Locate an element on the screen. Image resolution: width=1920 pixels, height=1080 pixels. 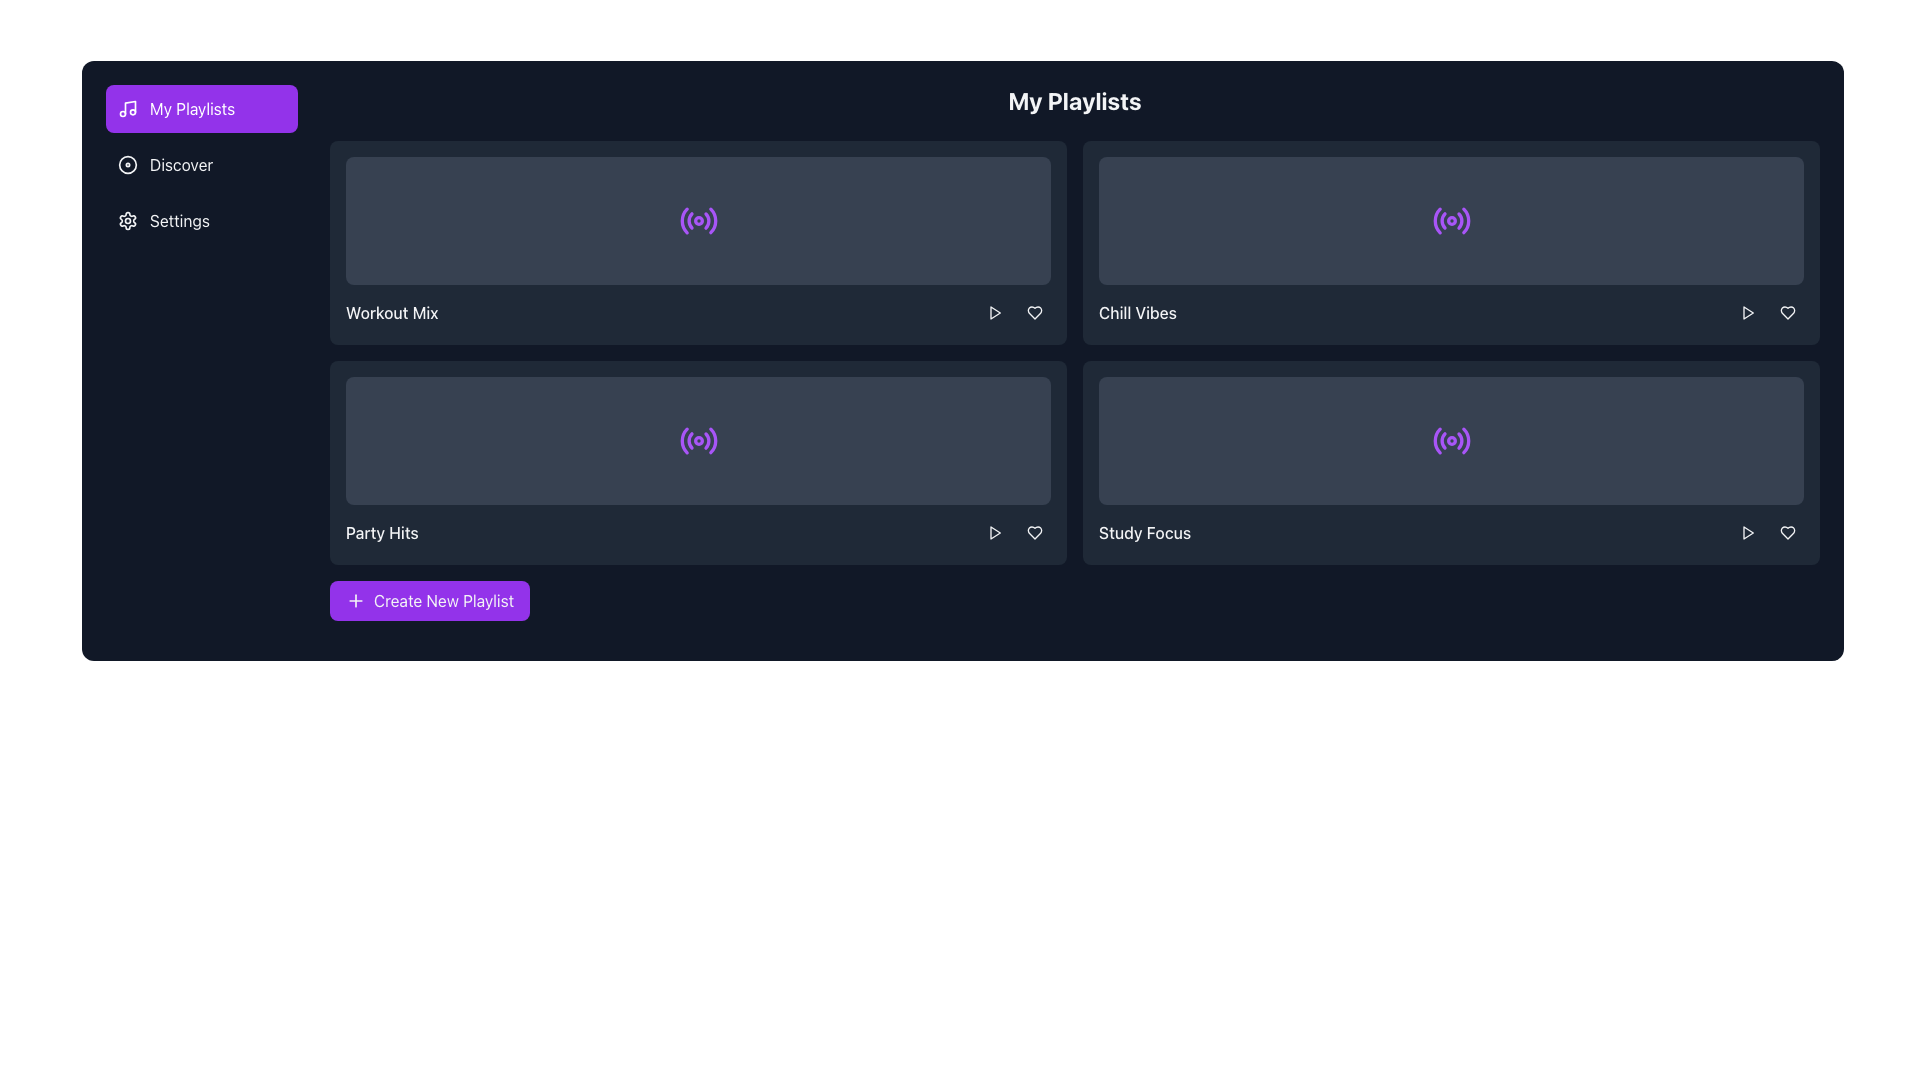
the heart icon located in the bottom-right corner of the fourth playlist card (Study Focus) to mark it as a favorite is located at coordinates (1788, 531).